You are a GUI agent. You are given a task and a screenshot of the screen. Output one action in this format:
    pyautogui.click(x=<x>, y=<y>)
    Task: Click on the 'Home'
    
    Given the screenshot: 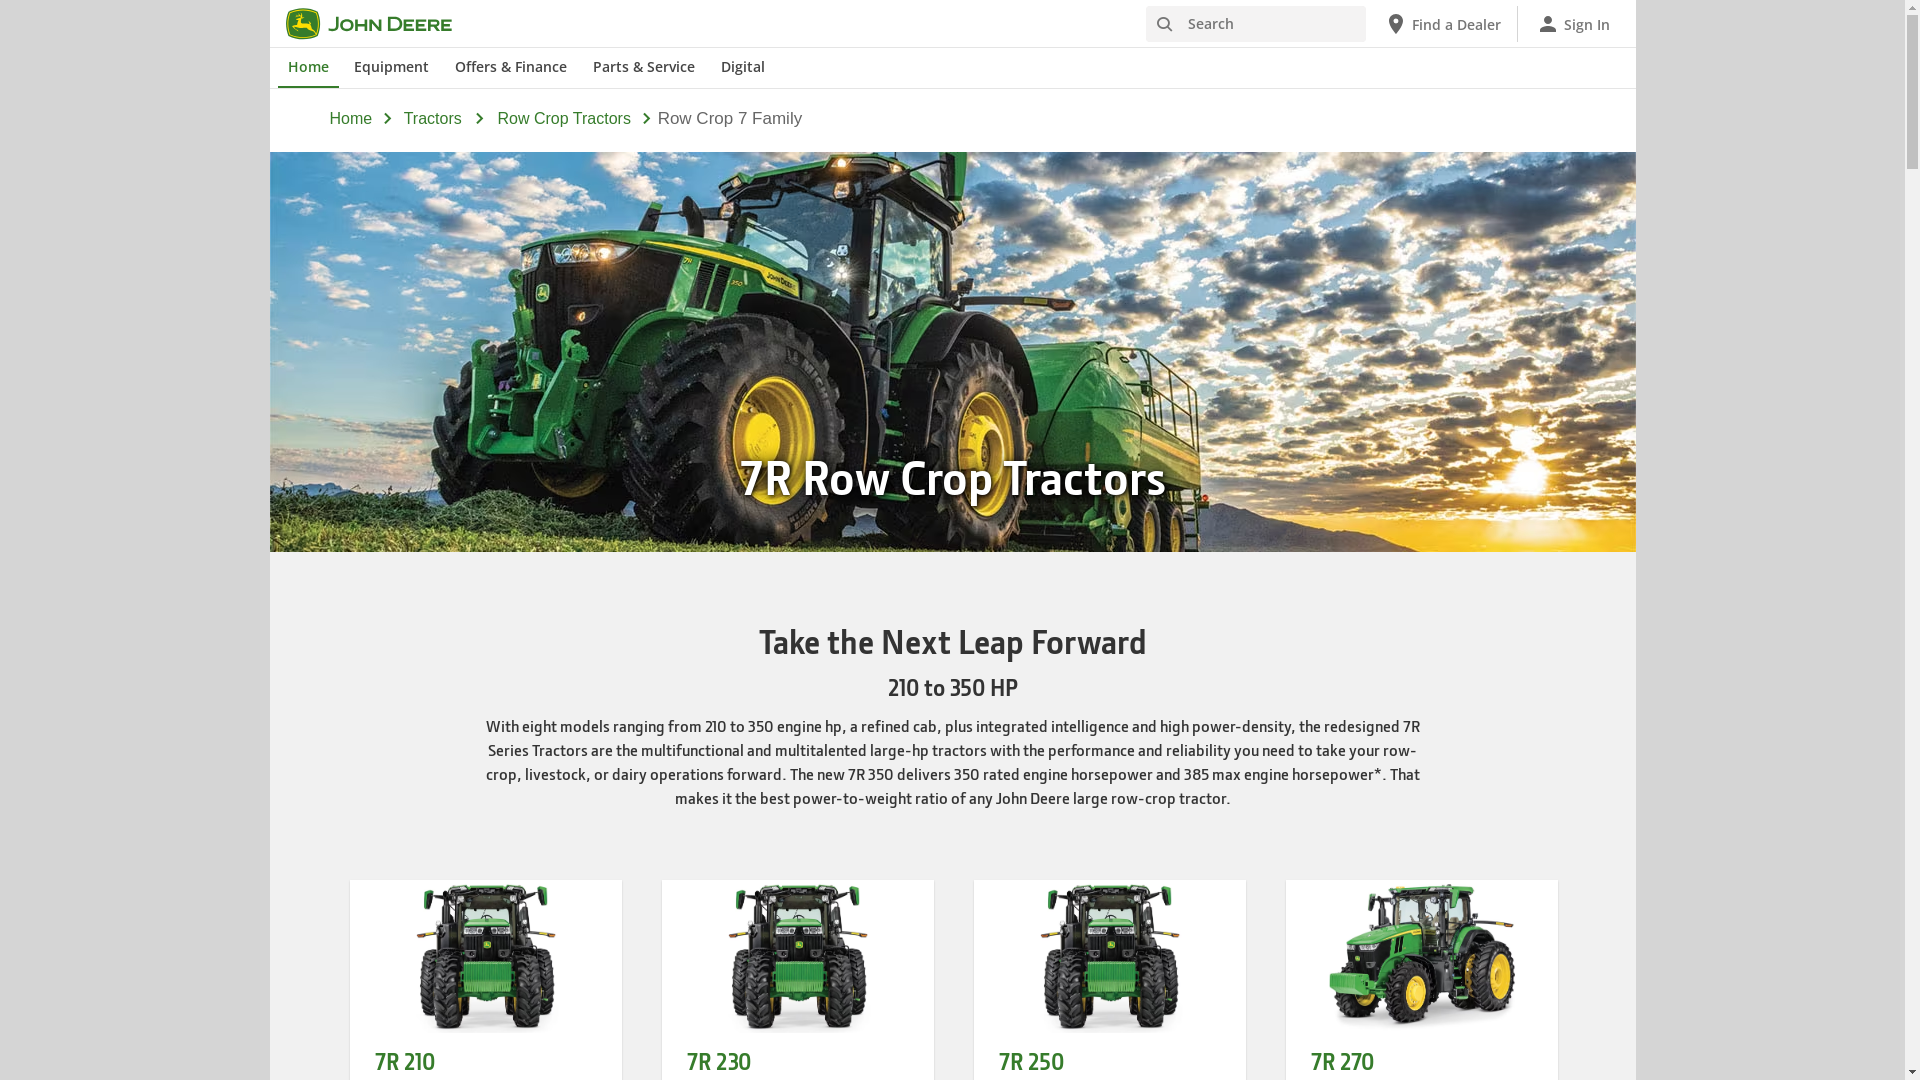 What is the action you would take?
    pyautogui.click(x=277, y=67)
    